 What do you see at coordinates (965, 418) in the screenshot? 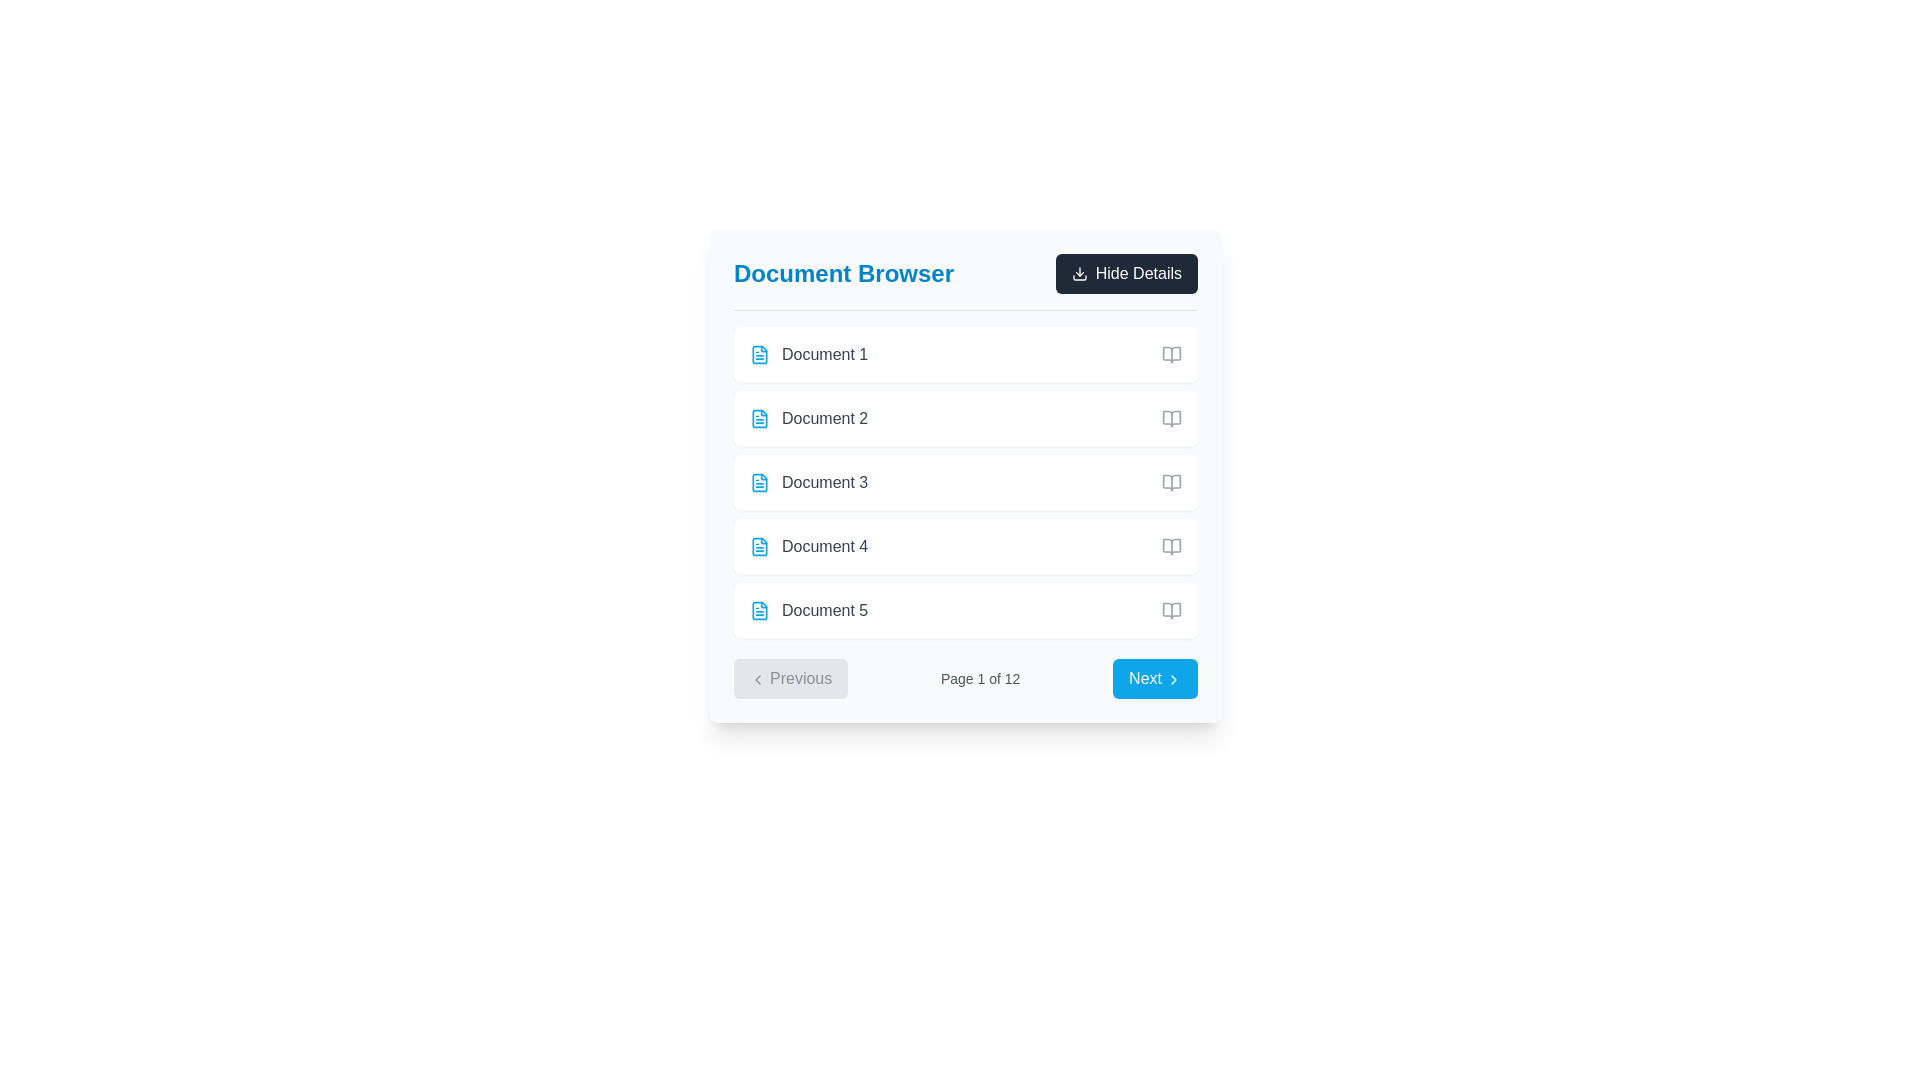
I see `the second document entry` at bounding box center [965, 418].